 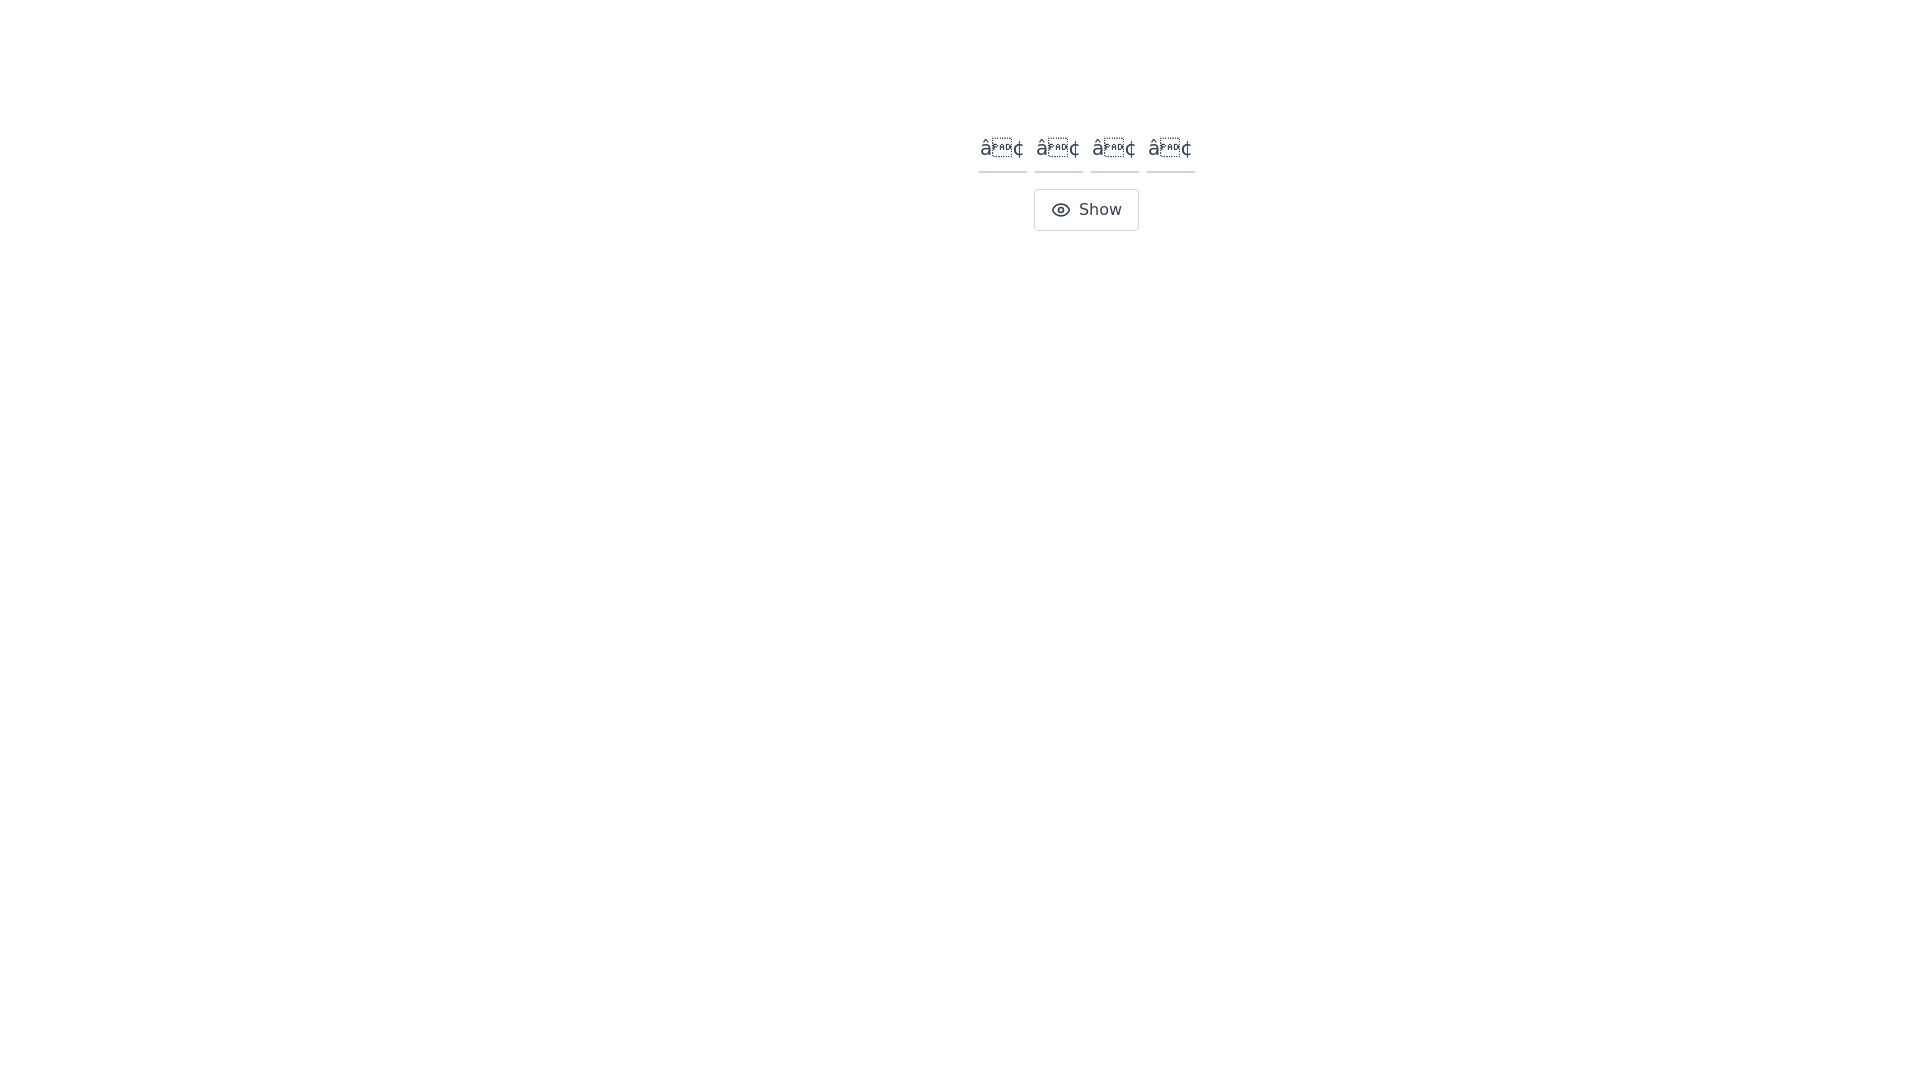 I want to click on the third text input field in a row of four horizontally aligned input boxes to focus on it, so click(x=1113, y=148).